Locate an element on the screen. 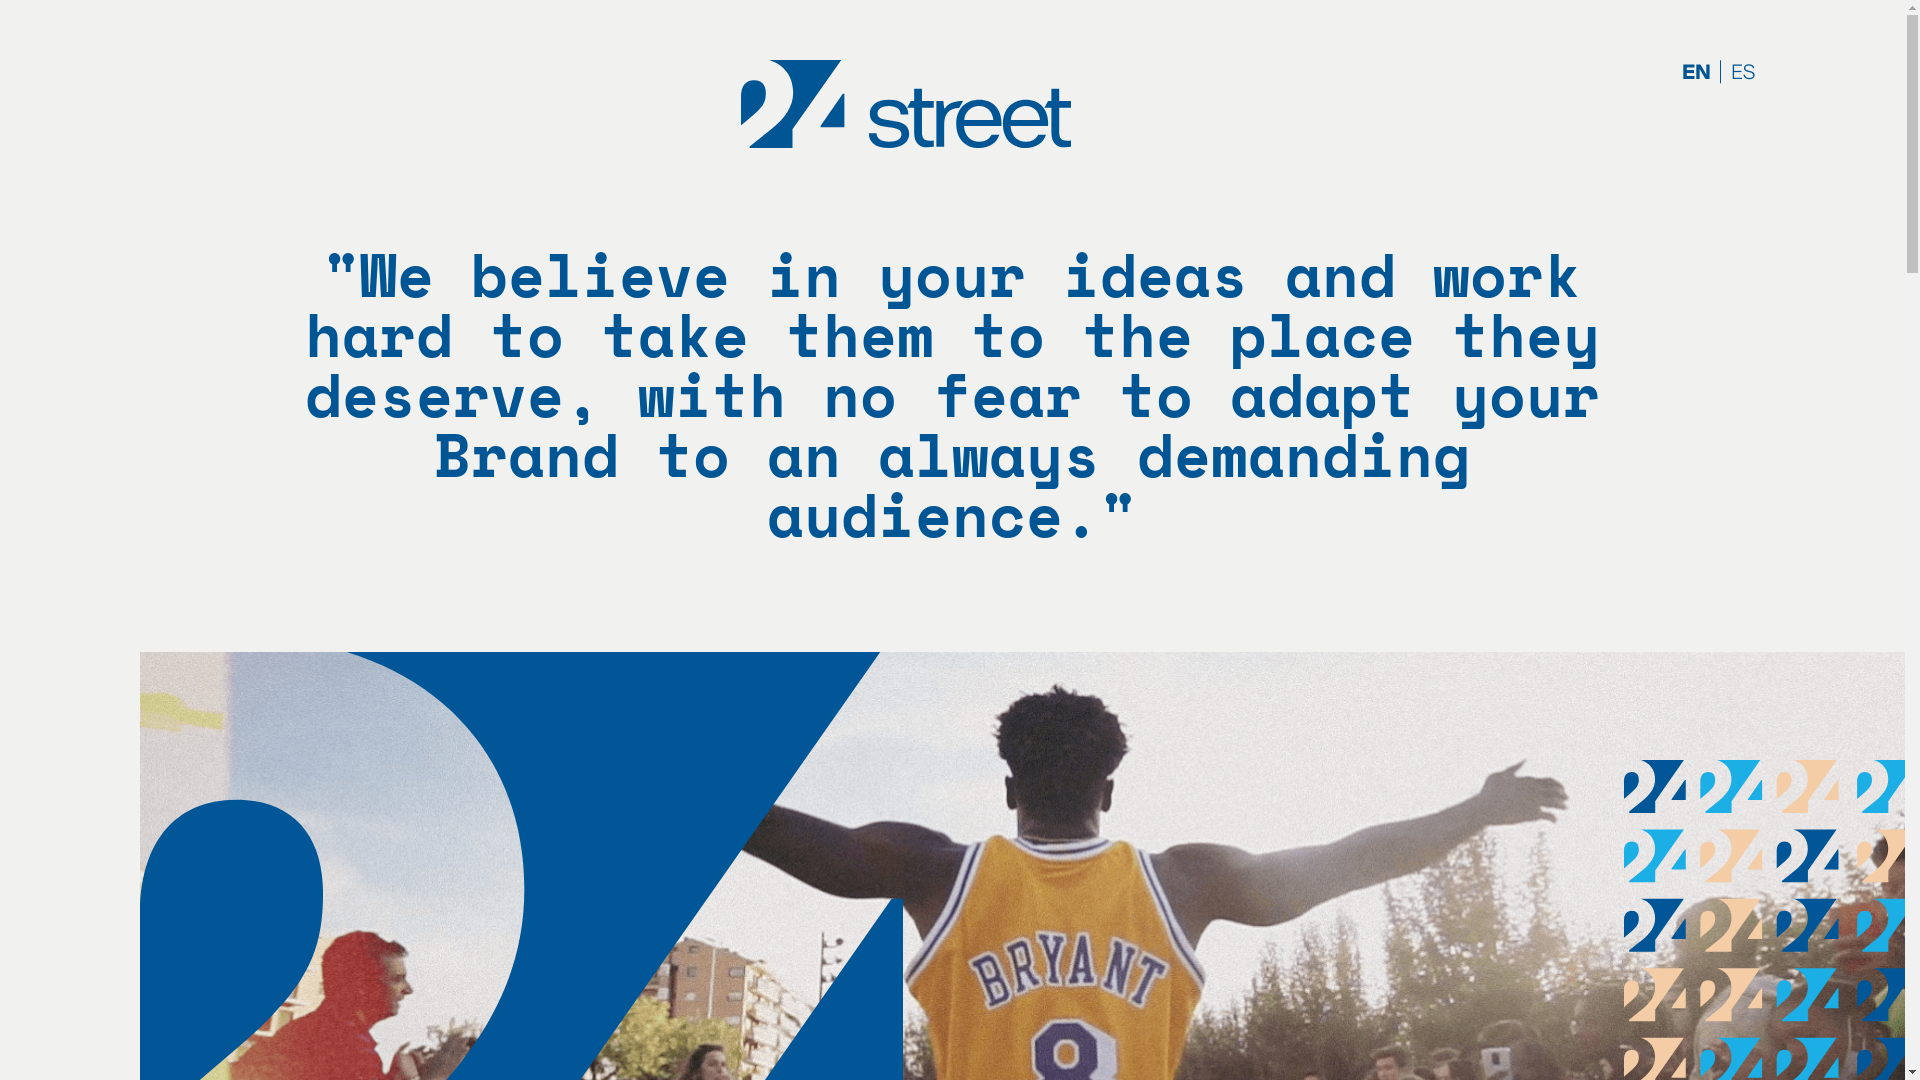  'EN' is located at coordinates (1695, 71).